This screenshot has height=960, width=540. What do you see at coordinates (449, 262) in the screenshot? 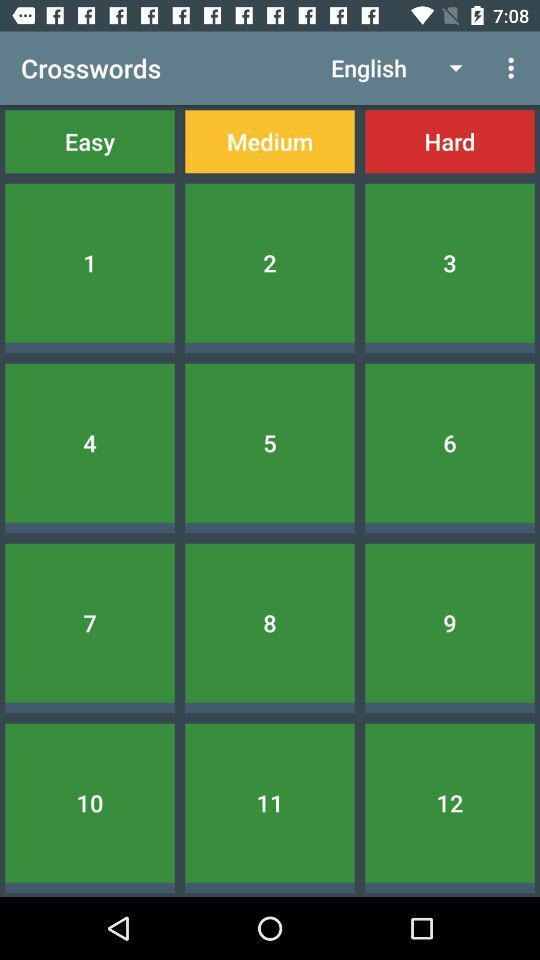
I see `3 icon` at bounding box center [449, 262].